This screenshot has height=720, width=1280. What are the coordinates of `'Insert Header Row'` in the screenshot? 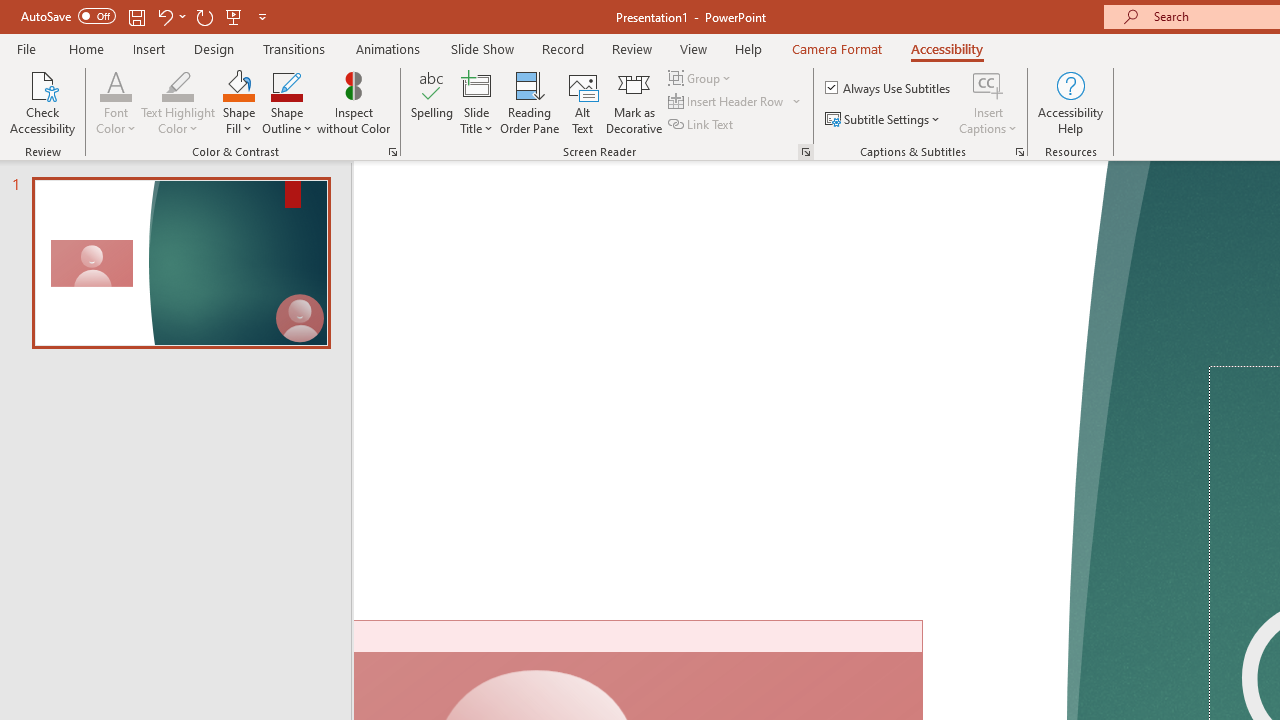 It's located at (726, 101).